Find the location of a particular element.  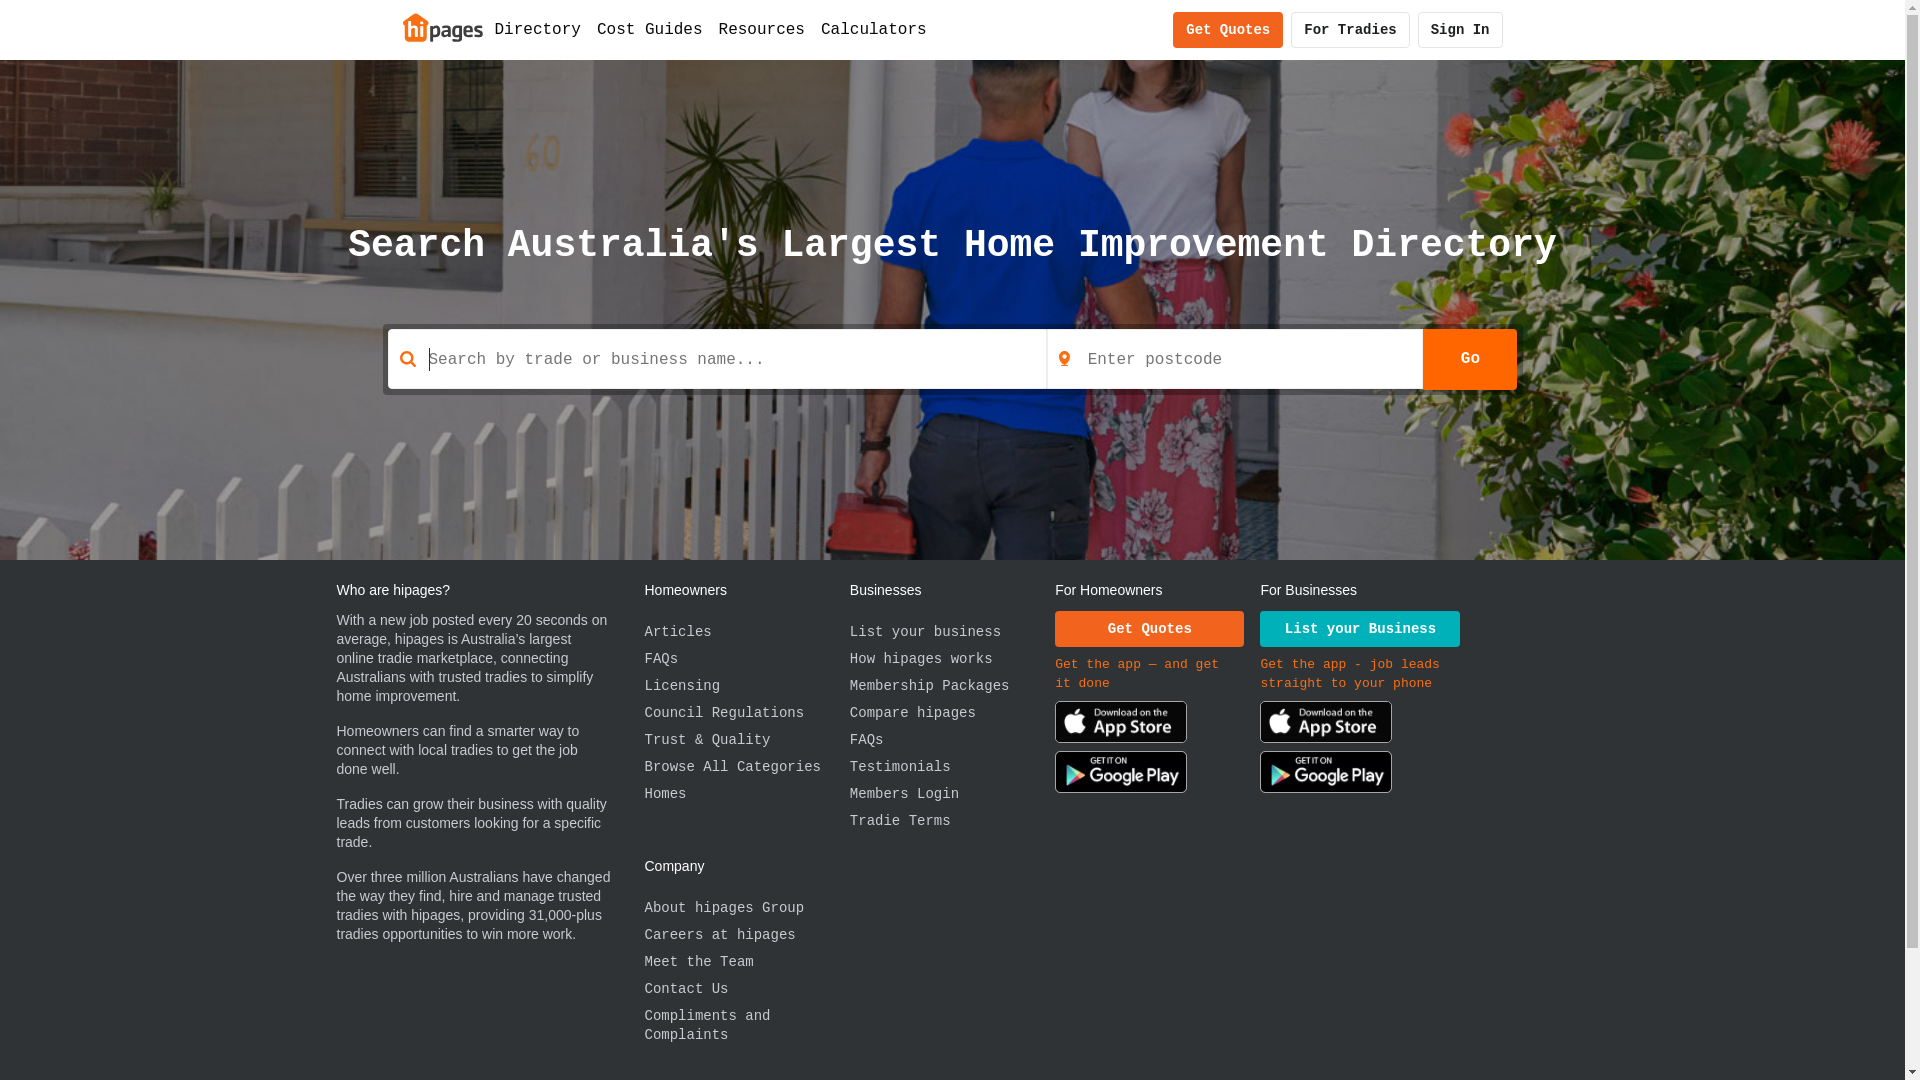

'Contact Us' is located at coordinates (745, 988).